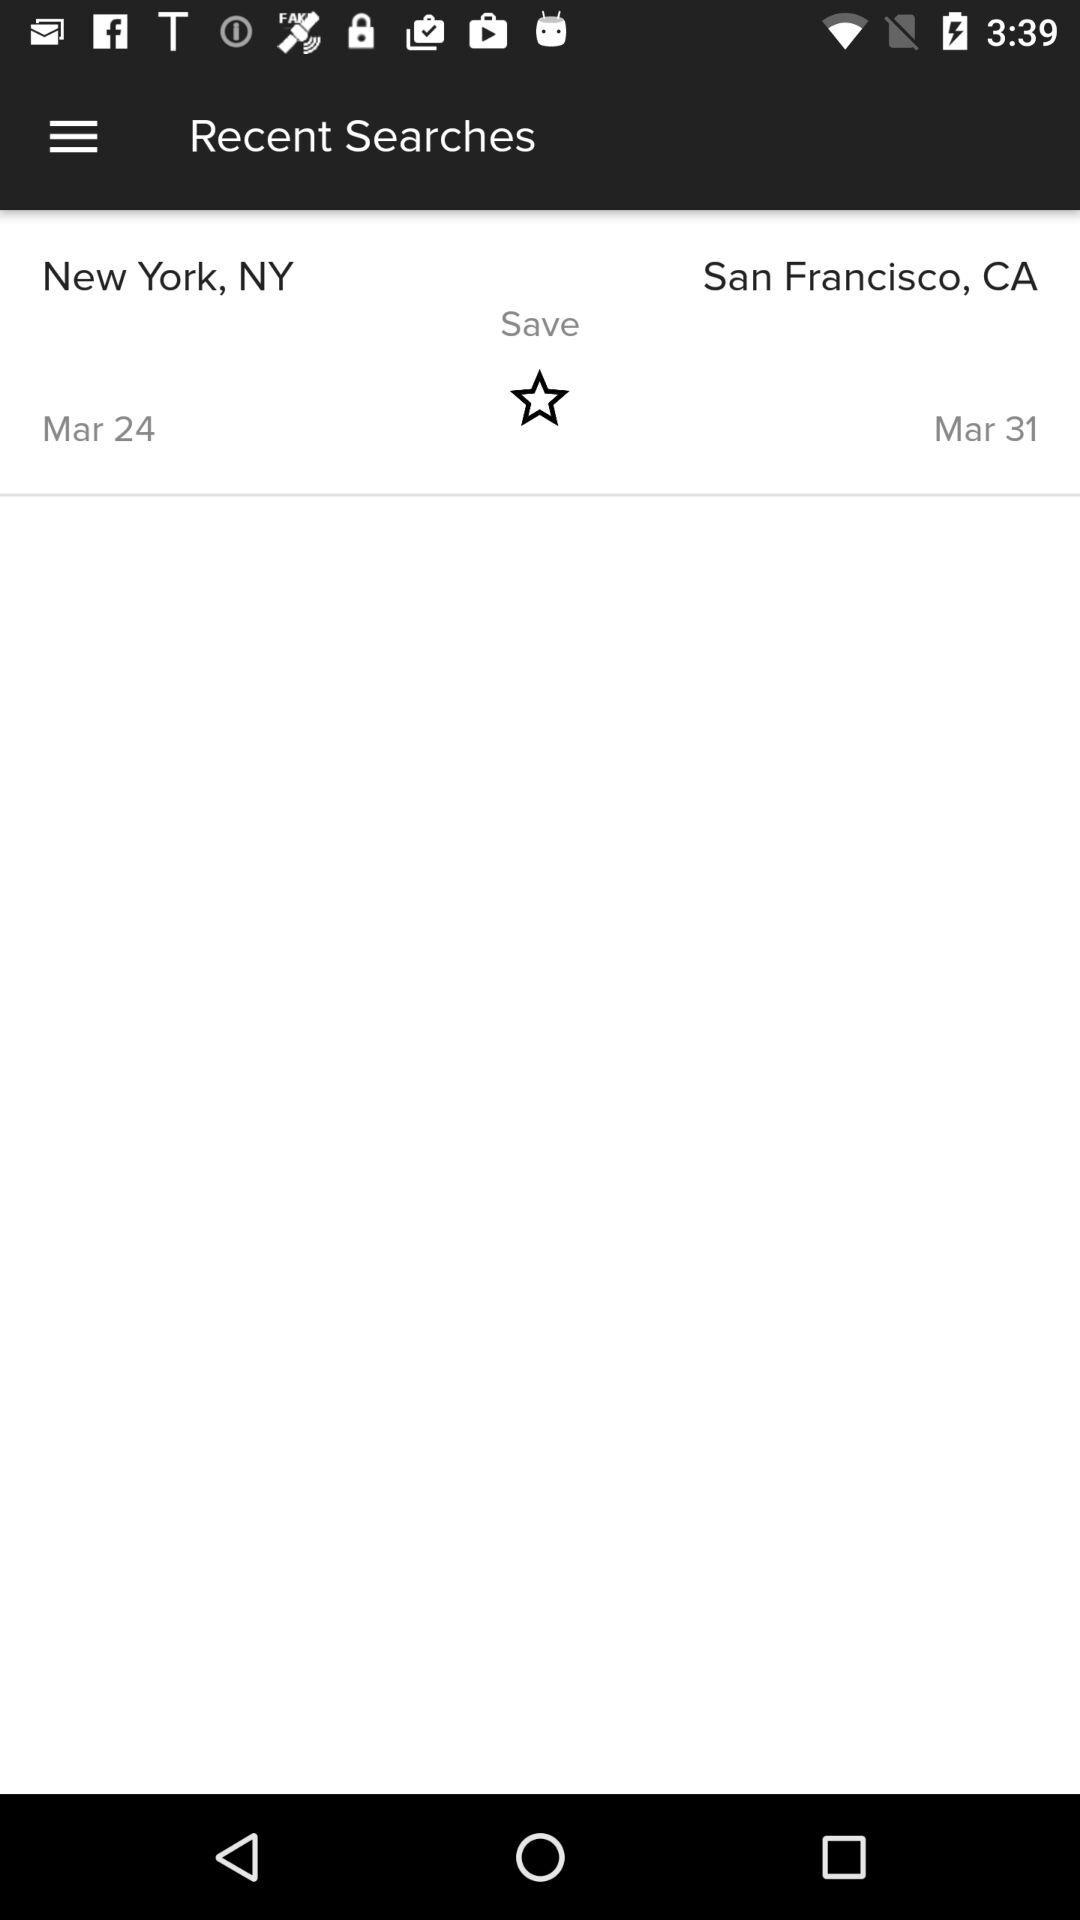  Describe the element at coordinates (290, 276) in the screenshot. I see `the new york, ny icon` at that location.